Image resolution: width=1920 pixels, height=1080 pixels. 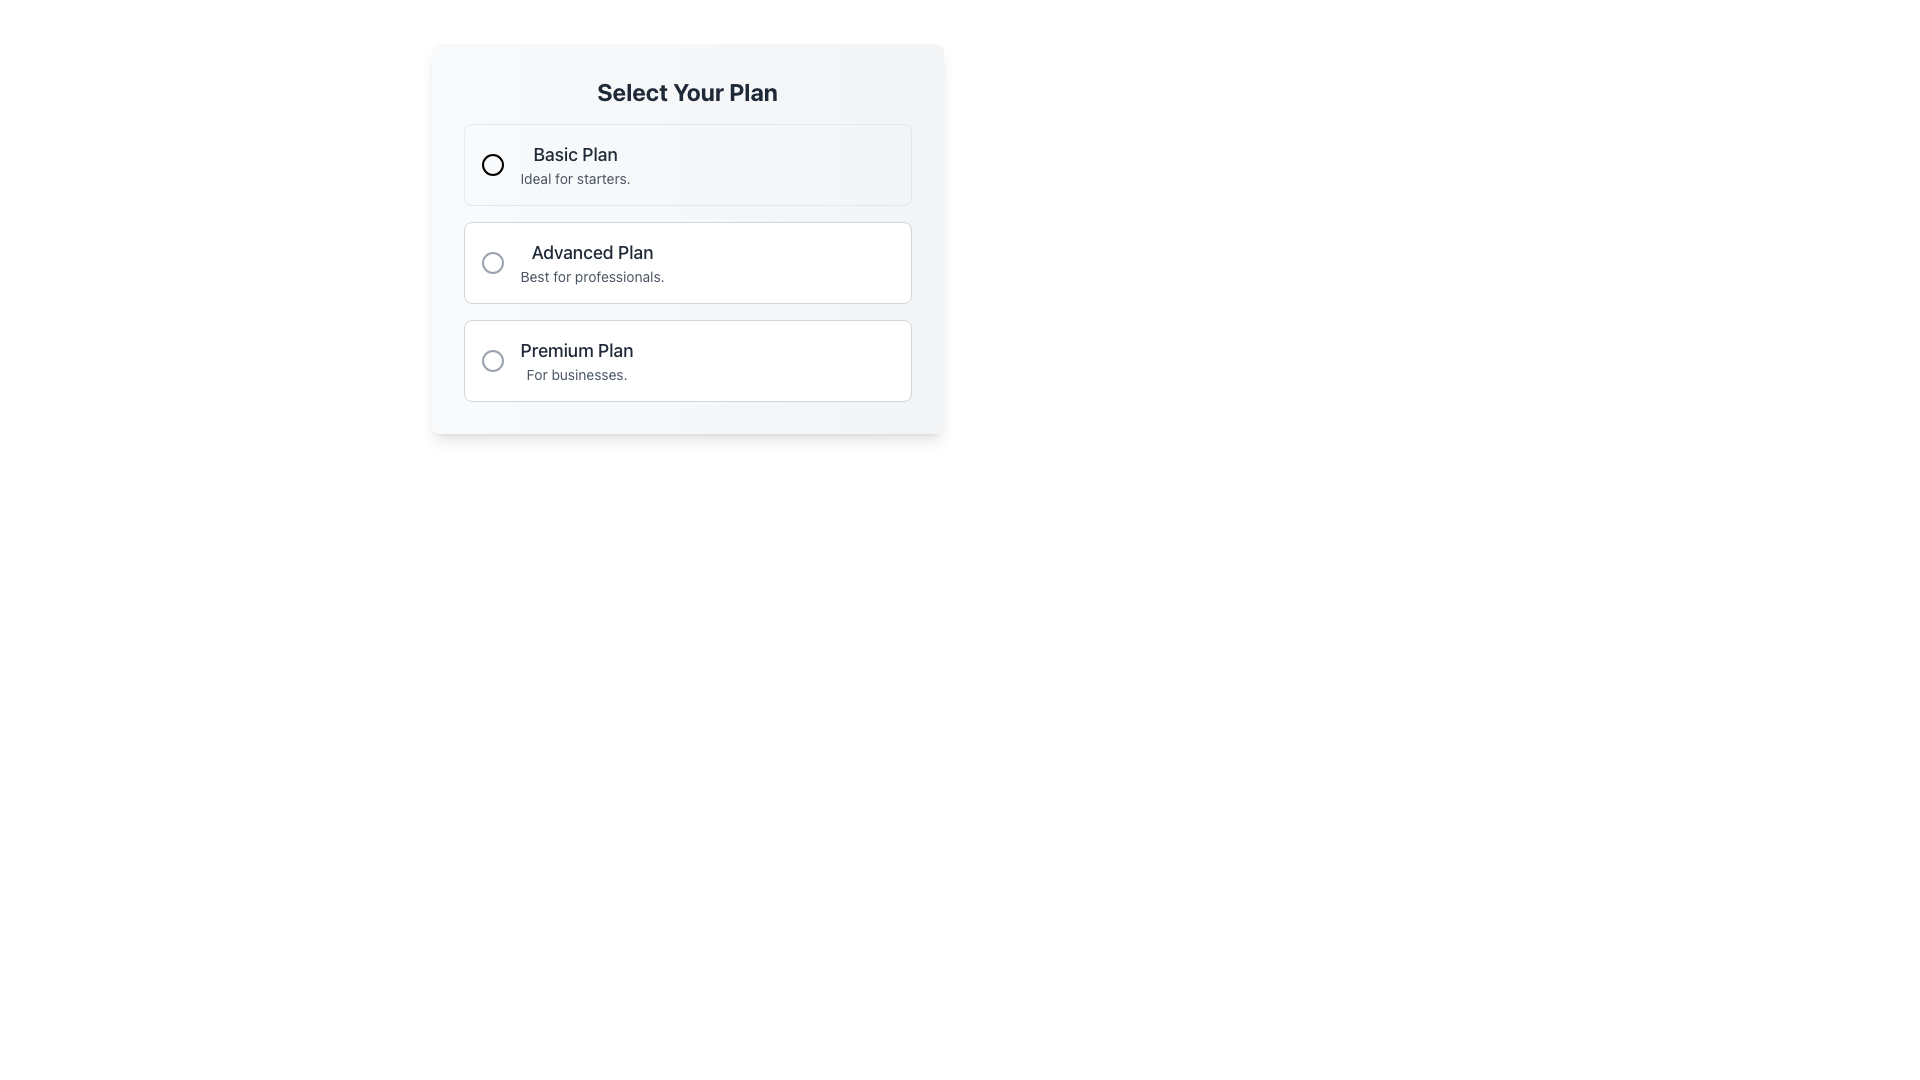 What do you see at coordinates (591, 252) in the screenshot?
I see `text label that says 'Advanced Plan', which is styled with a large font size, medium-weight typography, and dark gray color, located between the 'Basic Plan' and 'Premium Plan' options in the selection interface` at bounding box center [591, 252].